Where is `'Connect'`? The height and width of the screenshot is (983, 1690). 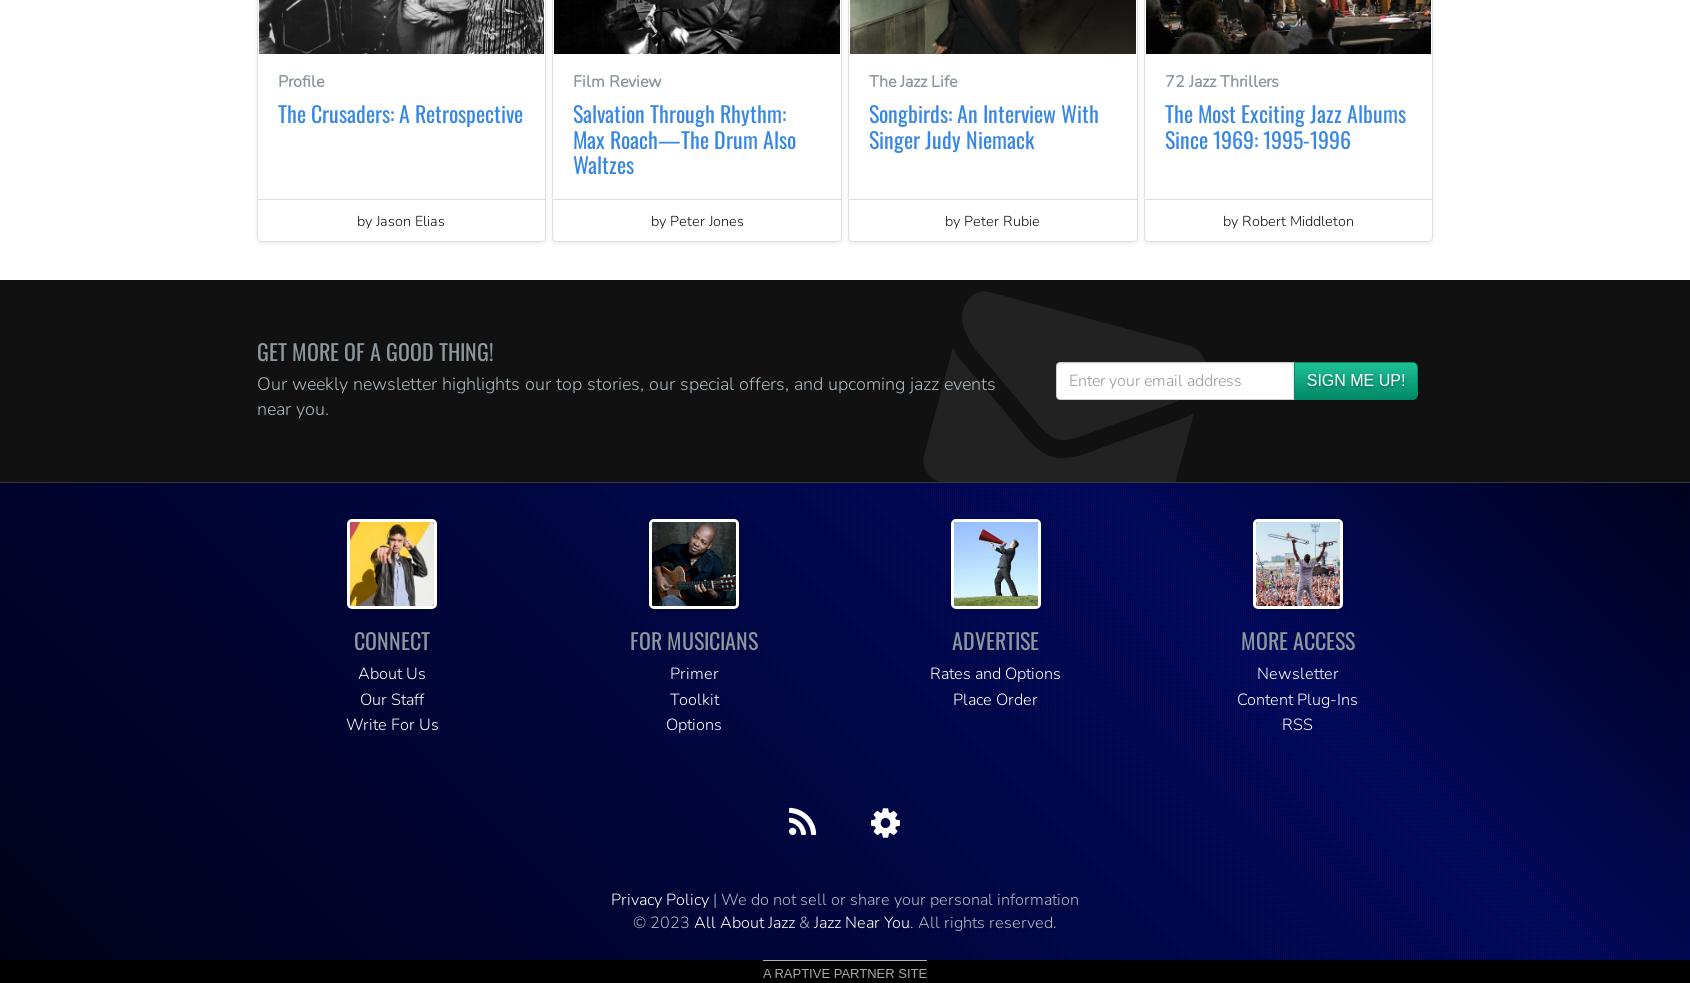
'Connect' is located at coordinates (353, 640).